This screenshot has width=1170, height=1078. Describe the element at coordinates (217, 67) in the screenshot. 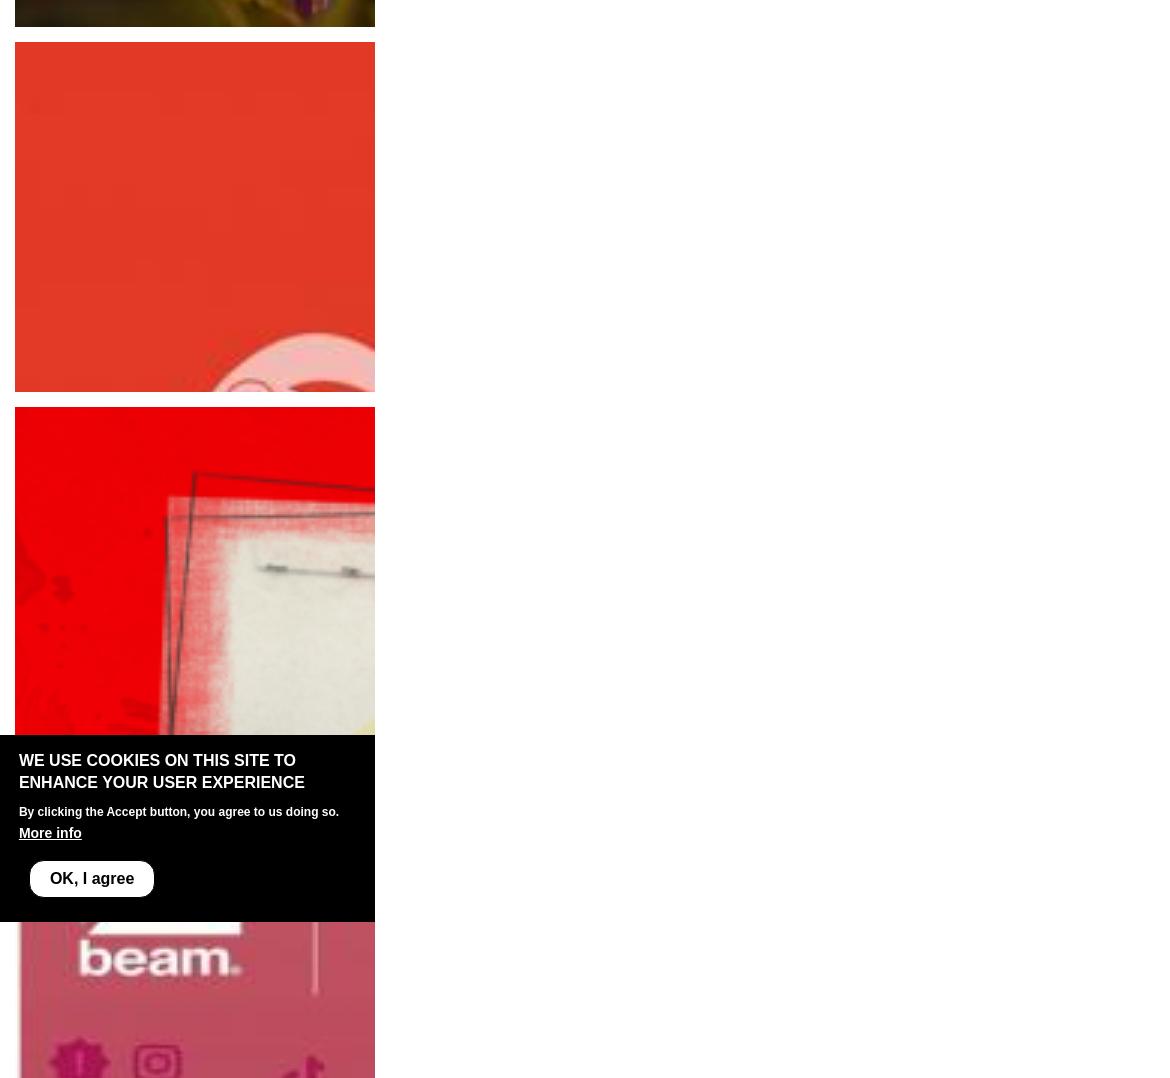

I see `'How can Nigerian women gain political power in 2027?'` at that location.